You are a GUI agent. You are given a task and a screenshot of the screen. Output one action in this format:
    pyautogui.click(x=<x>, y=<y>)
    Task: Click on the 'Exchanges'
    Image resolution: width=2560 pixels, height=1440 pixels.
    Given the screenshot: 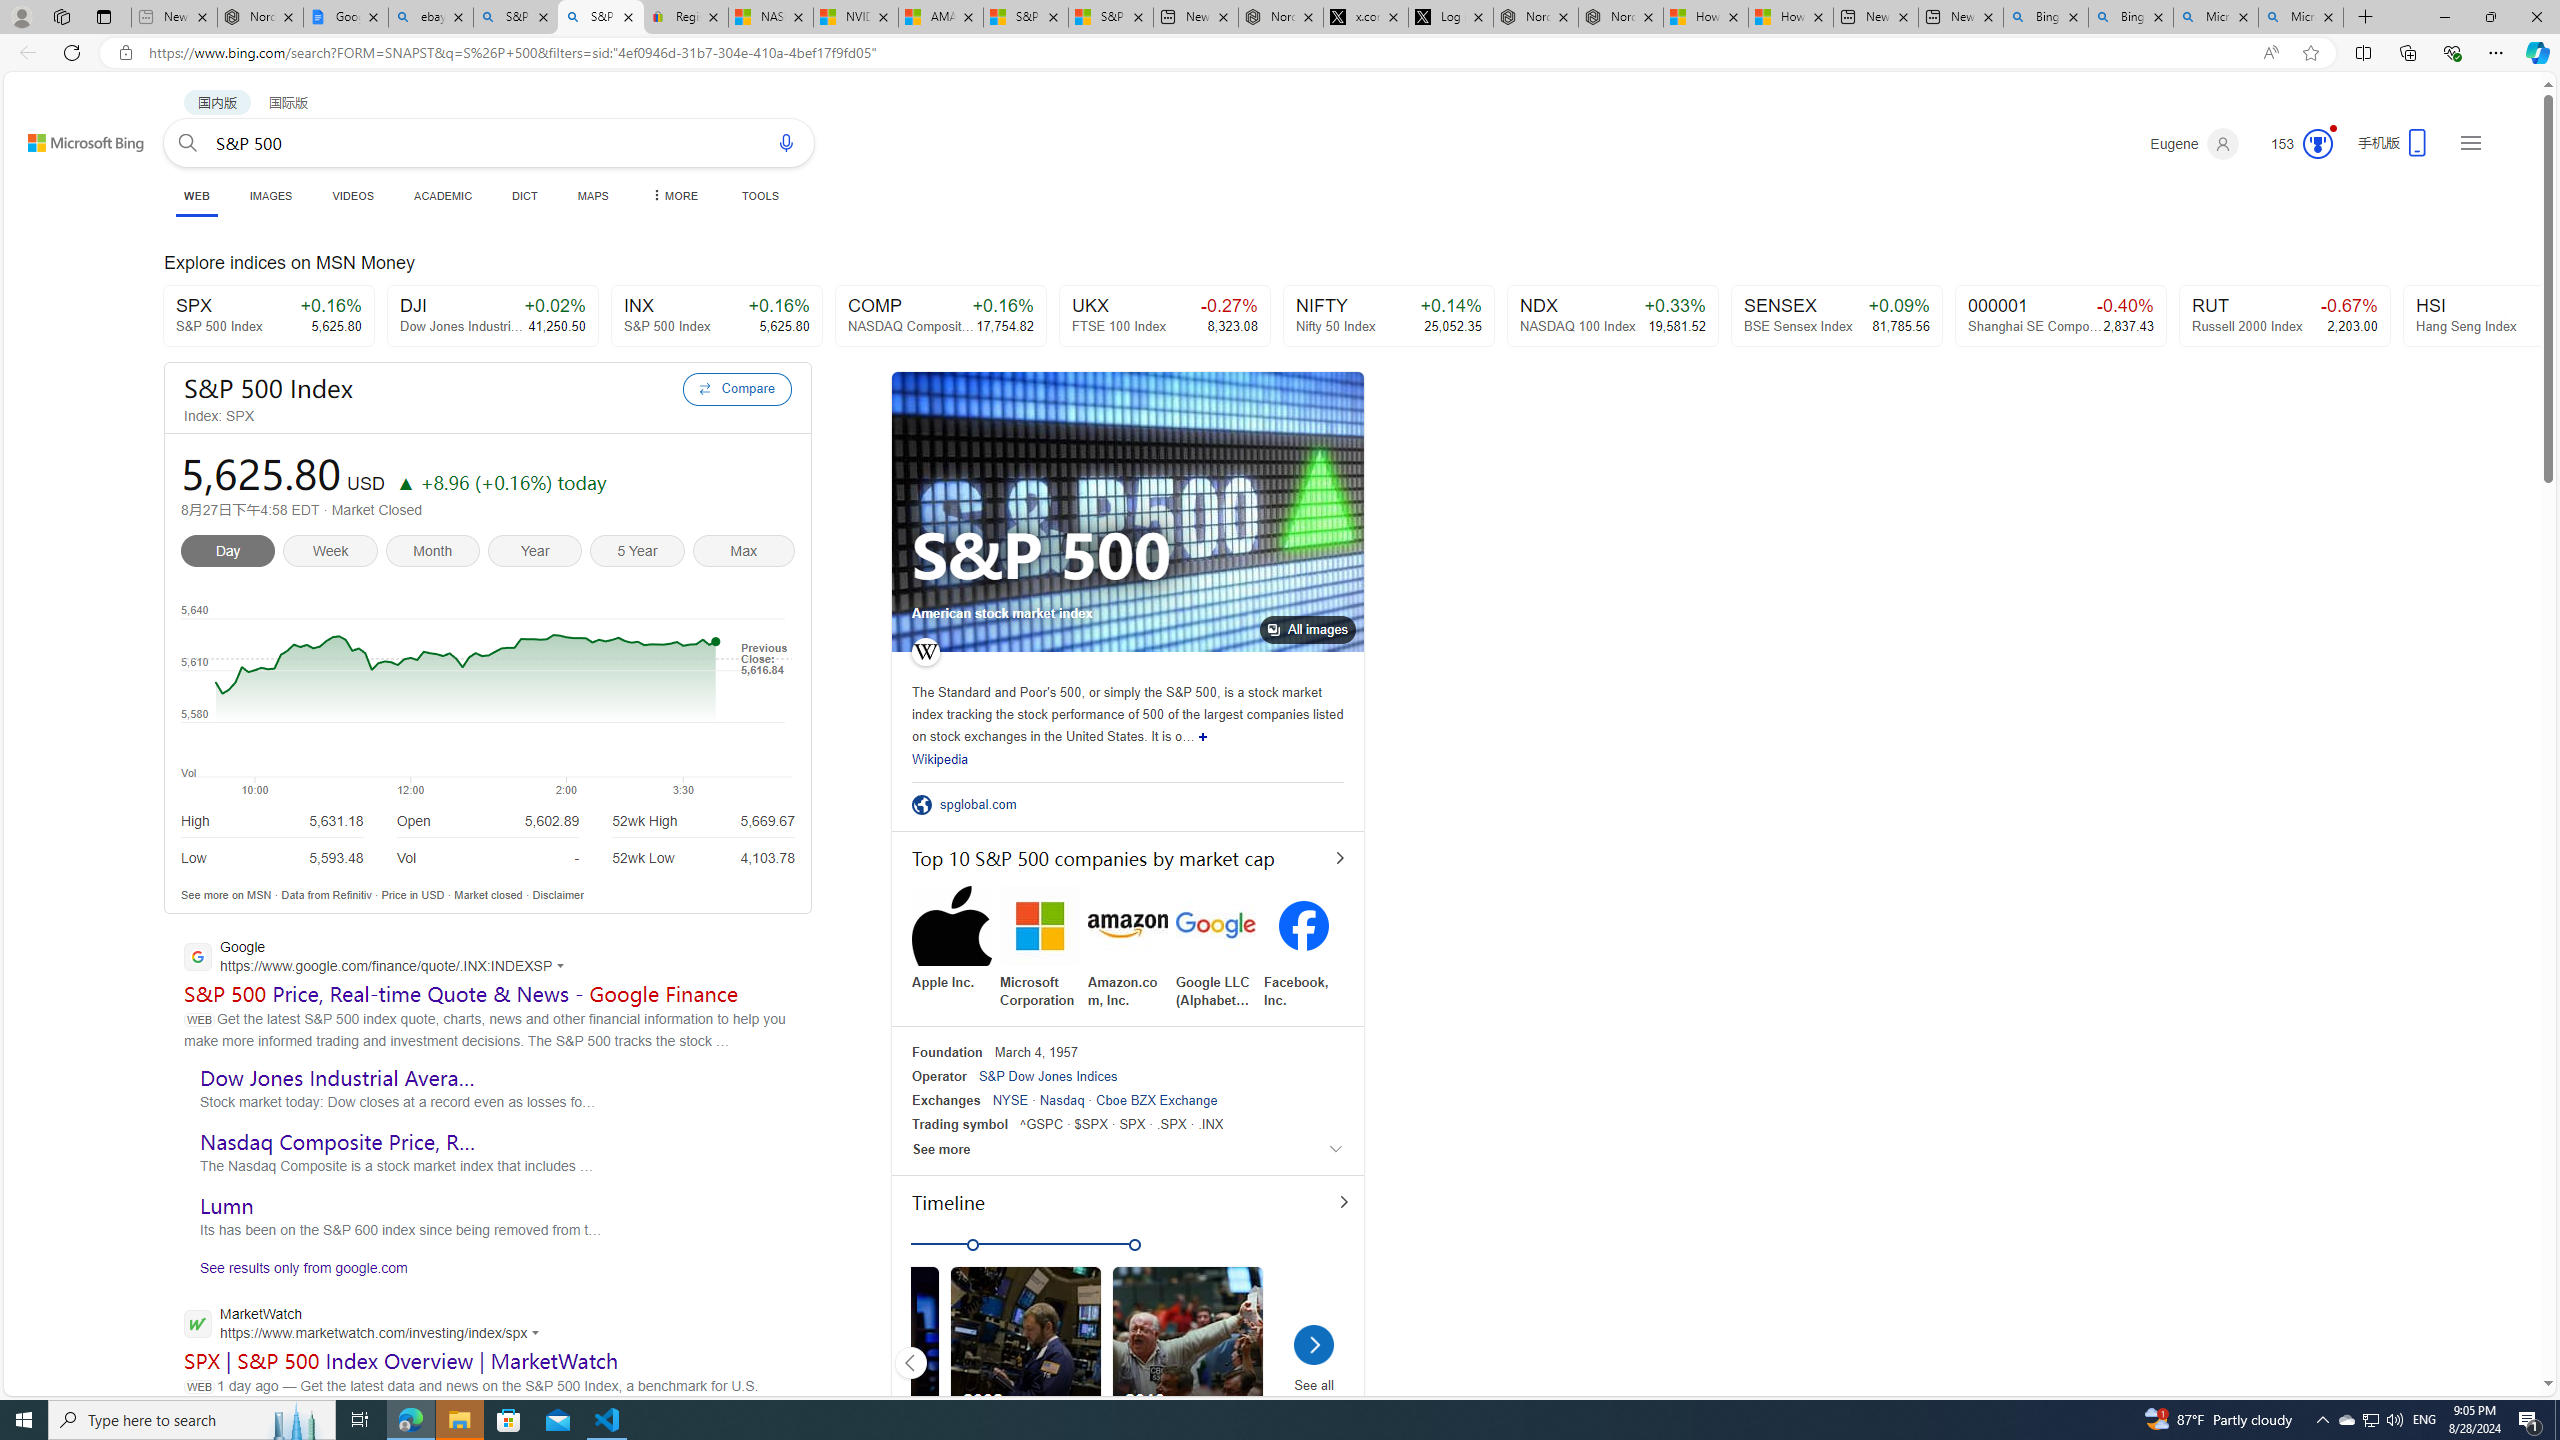 What is the action you would take?
    pyautogui.click(x=945, y=1099)
    